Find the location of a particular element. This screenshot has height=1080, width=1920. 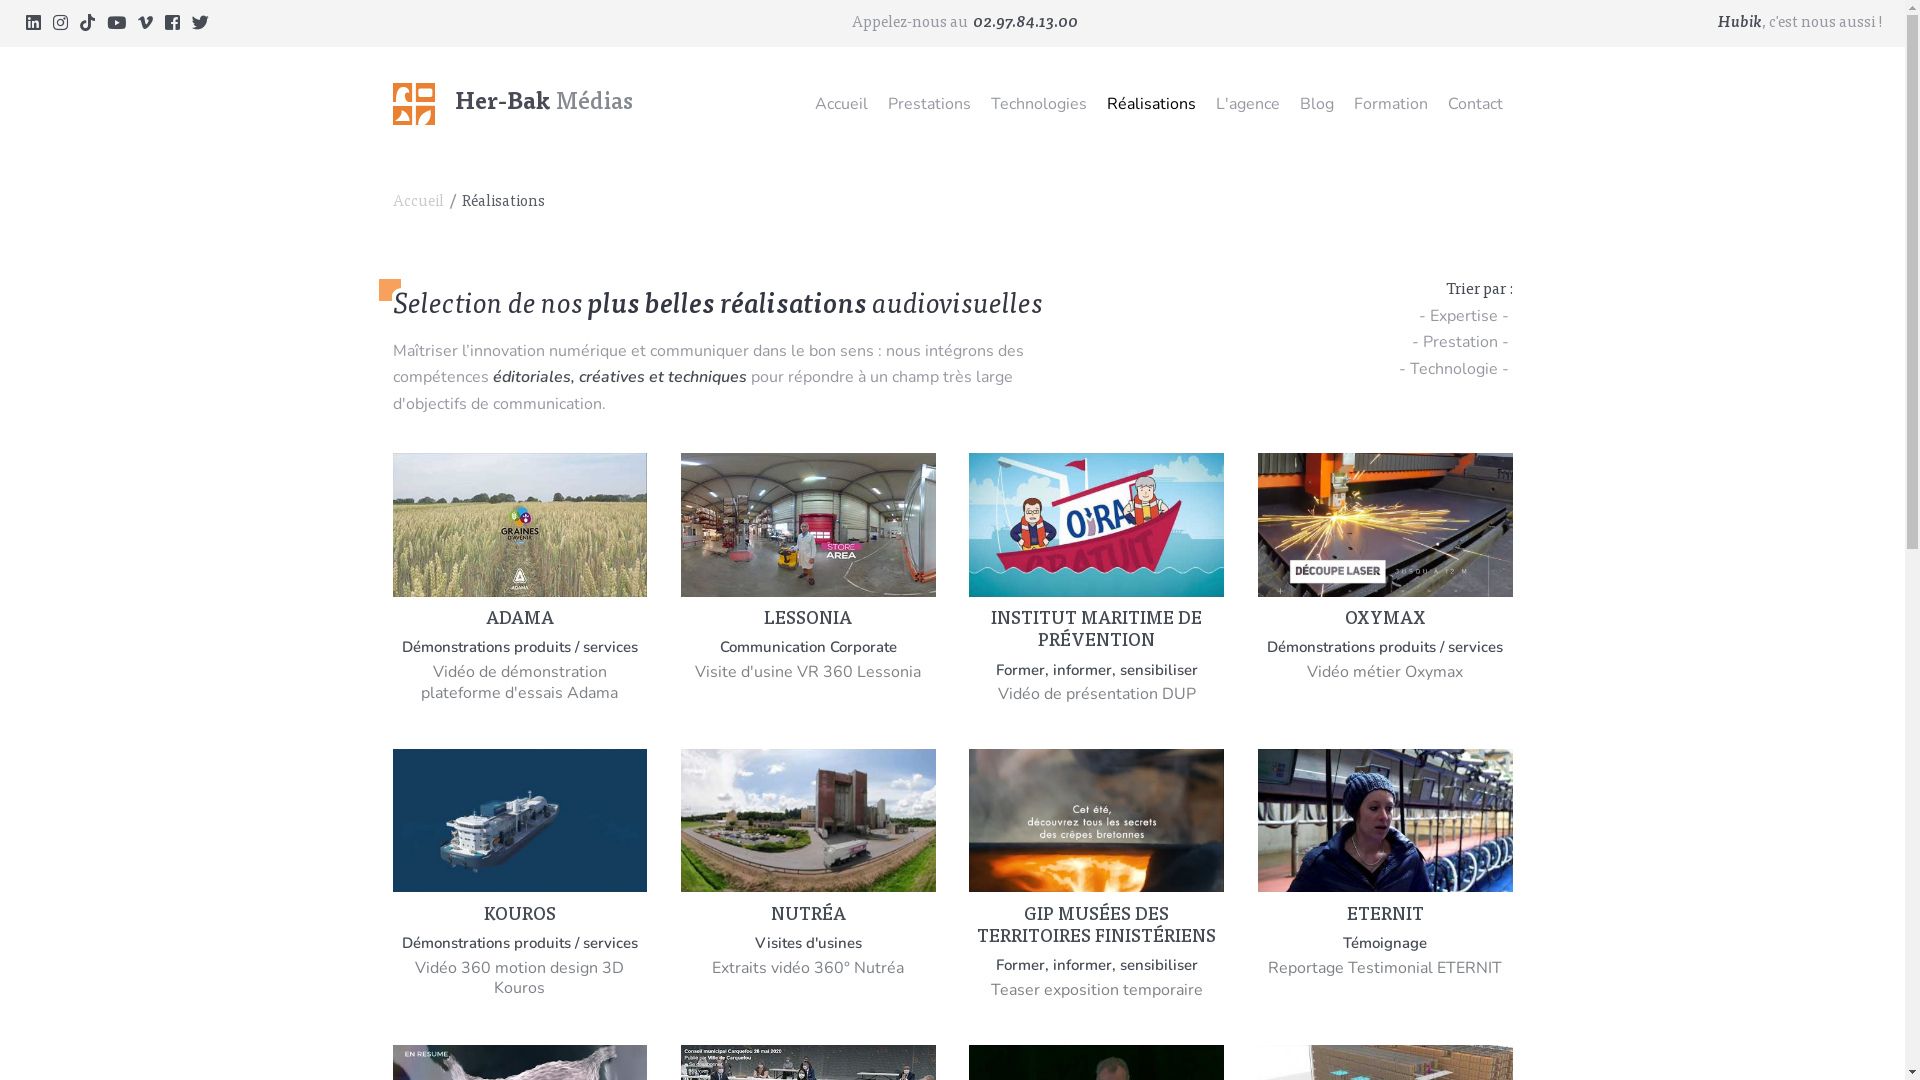

'Prestations' is located at coordinates (928, 104).